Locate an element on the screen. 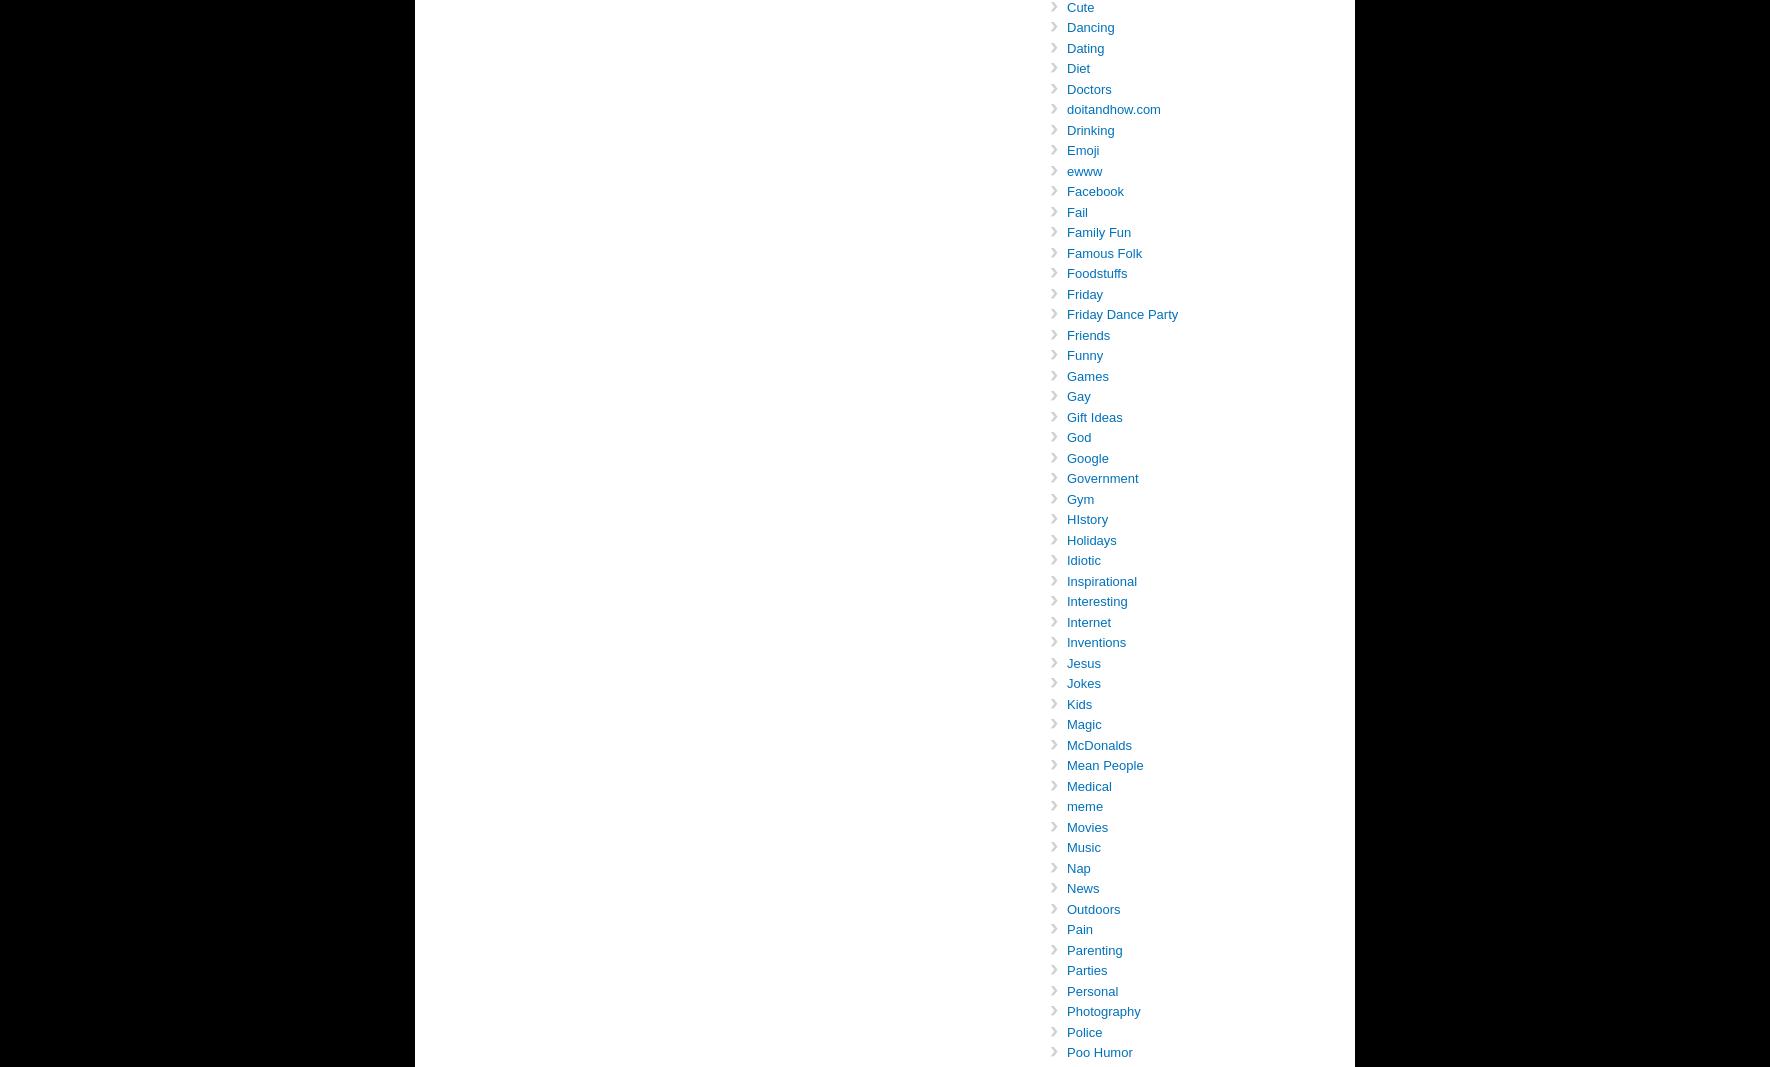 The width and height of the screenshot is (1770, 1067). 'Family Fun' is located at coordinates (1066, 232).